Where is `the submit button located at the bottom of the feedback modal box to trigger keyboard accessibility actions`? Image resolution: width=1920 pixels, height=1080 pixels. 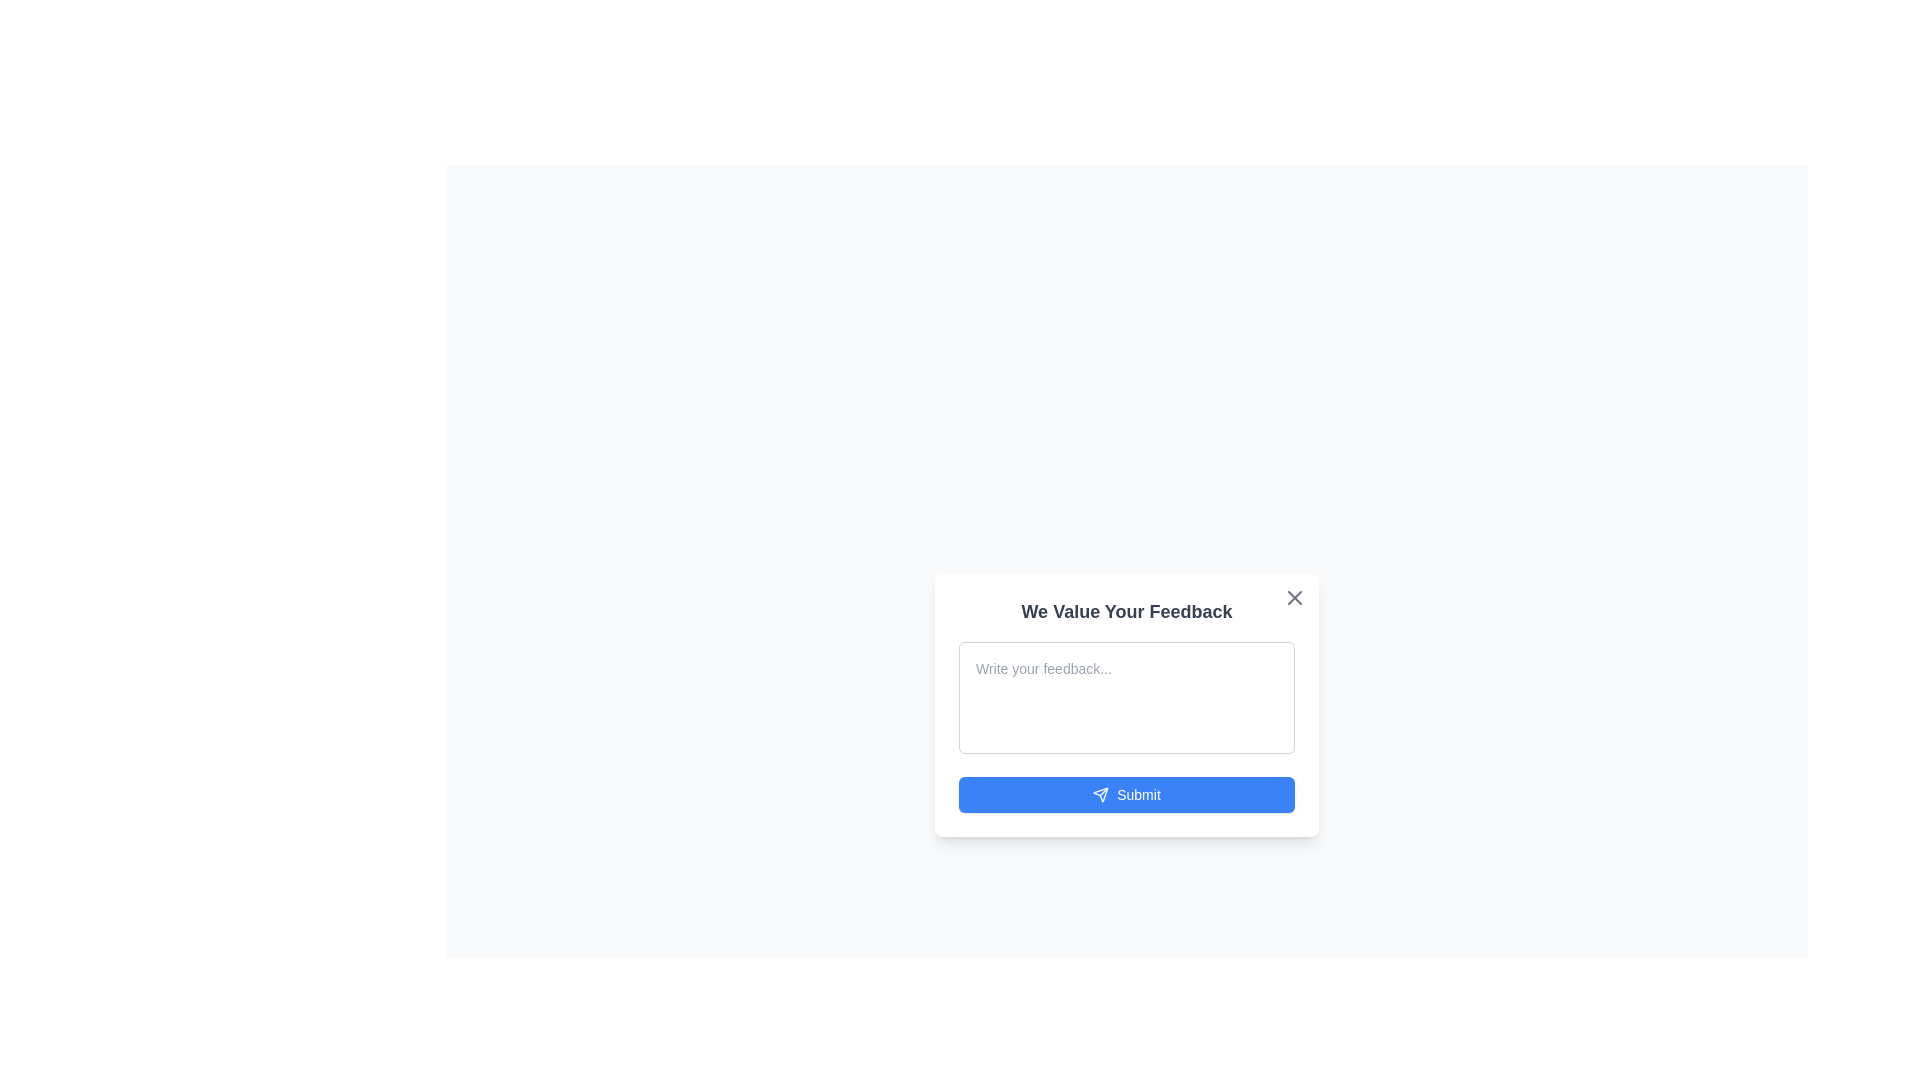 the submit button located at the bottom of the feedback modal box to trigger keyboard accessibility actions is located at coordinates (1127, 793).